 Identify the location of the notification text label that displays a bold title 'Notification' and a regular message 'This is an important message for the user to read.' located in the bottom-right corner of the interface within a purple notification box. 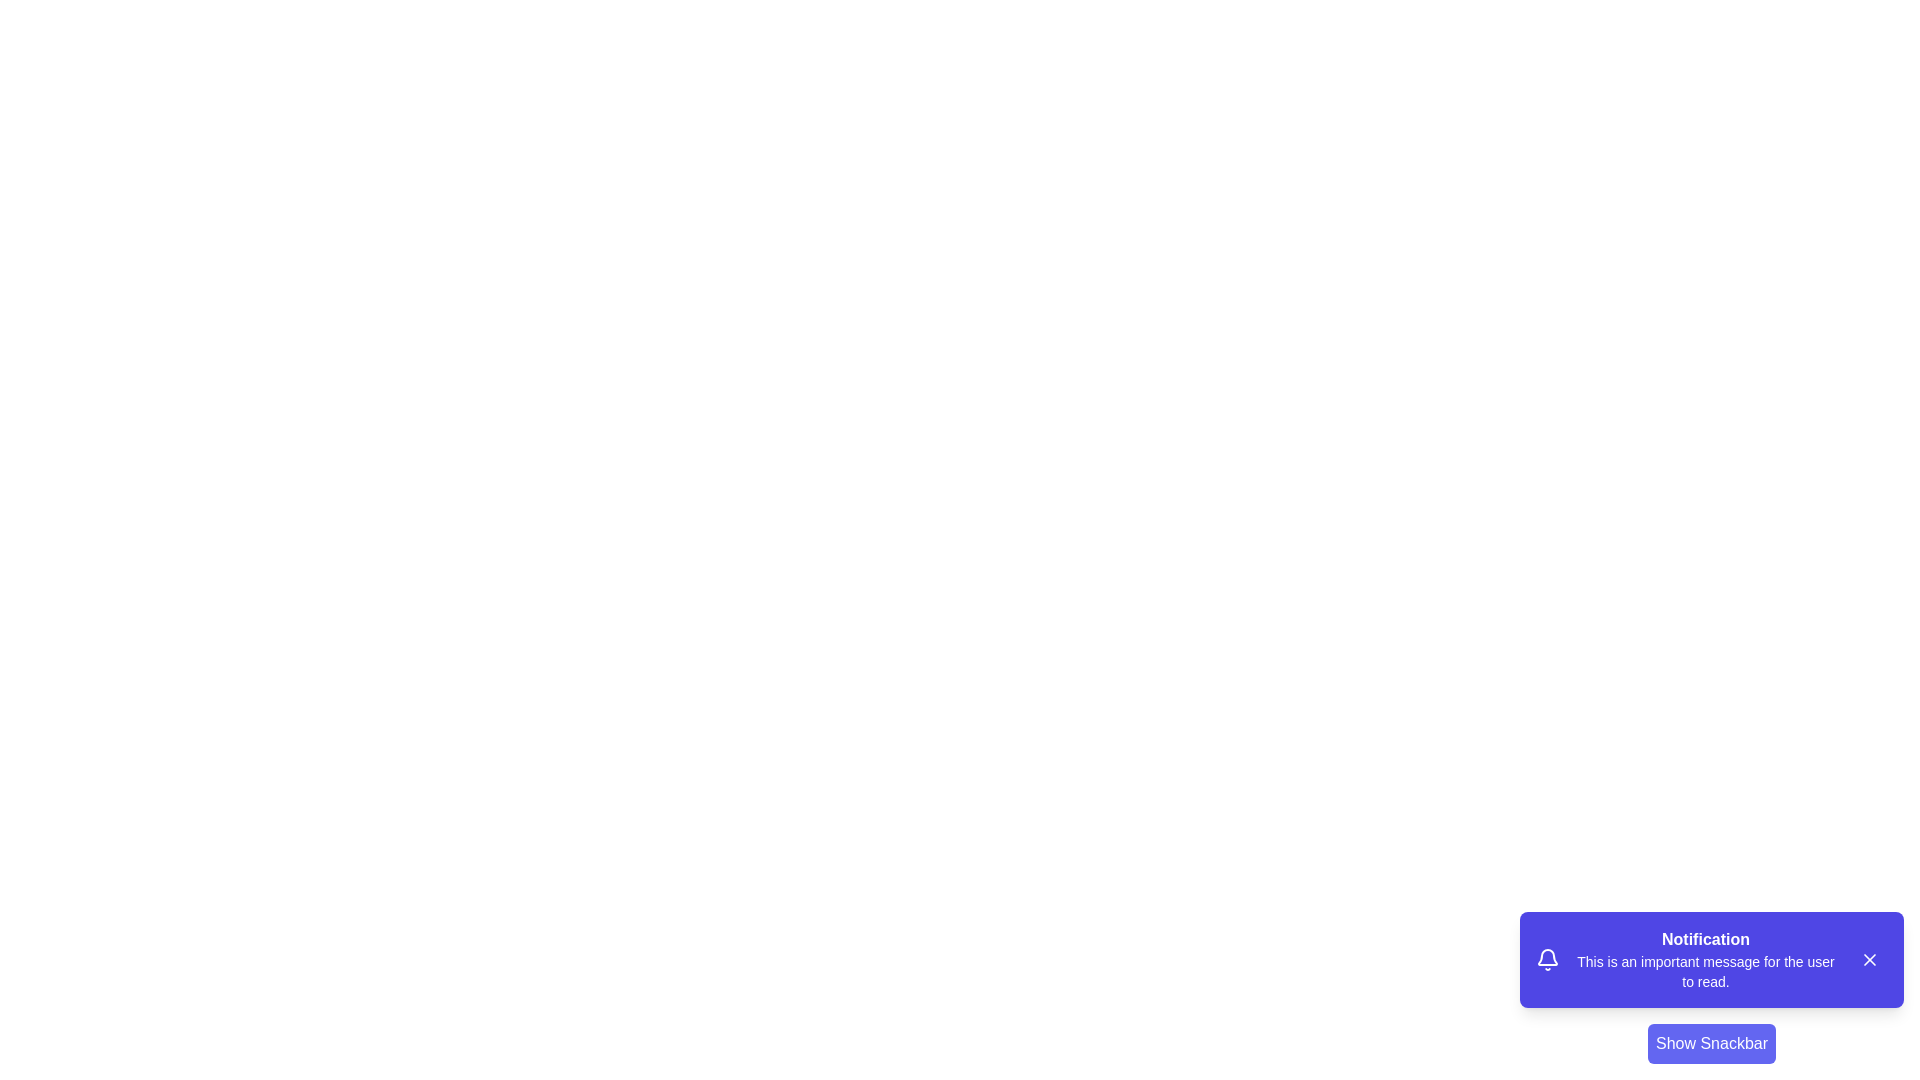
(1704, 959).